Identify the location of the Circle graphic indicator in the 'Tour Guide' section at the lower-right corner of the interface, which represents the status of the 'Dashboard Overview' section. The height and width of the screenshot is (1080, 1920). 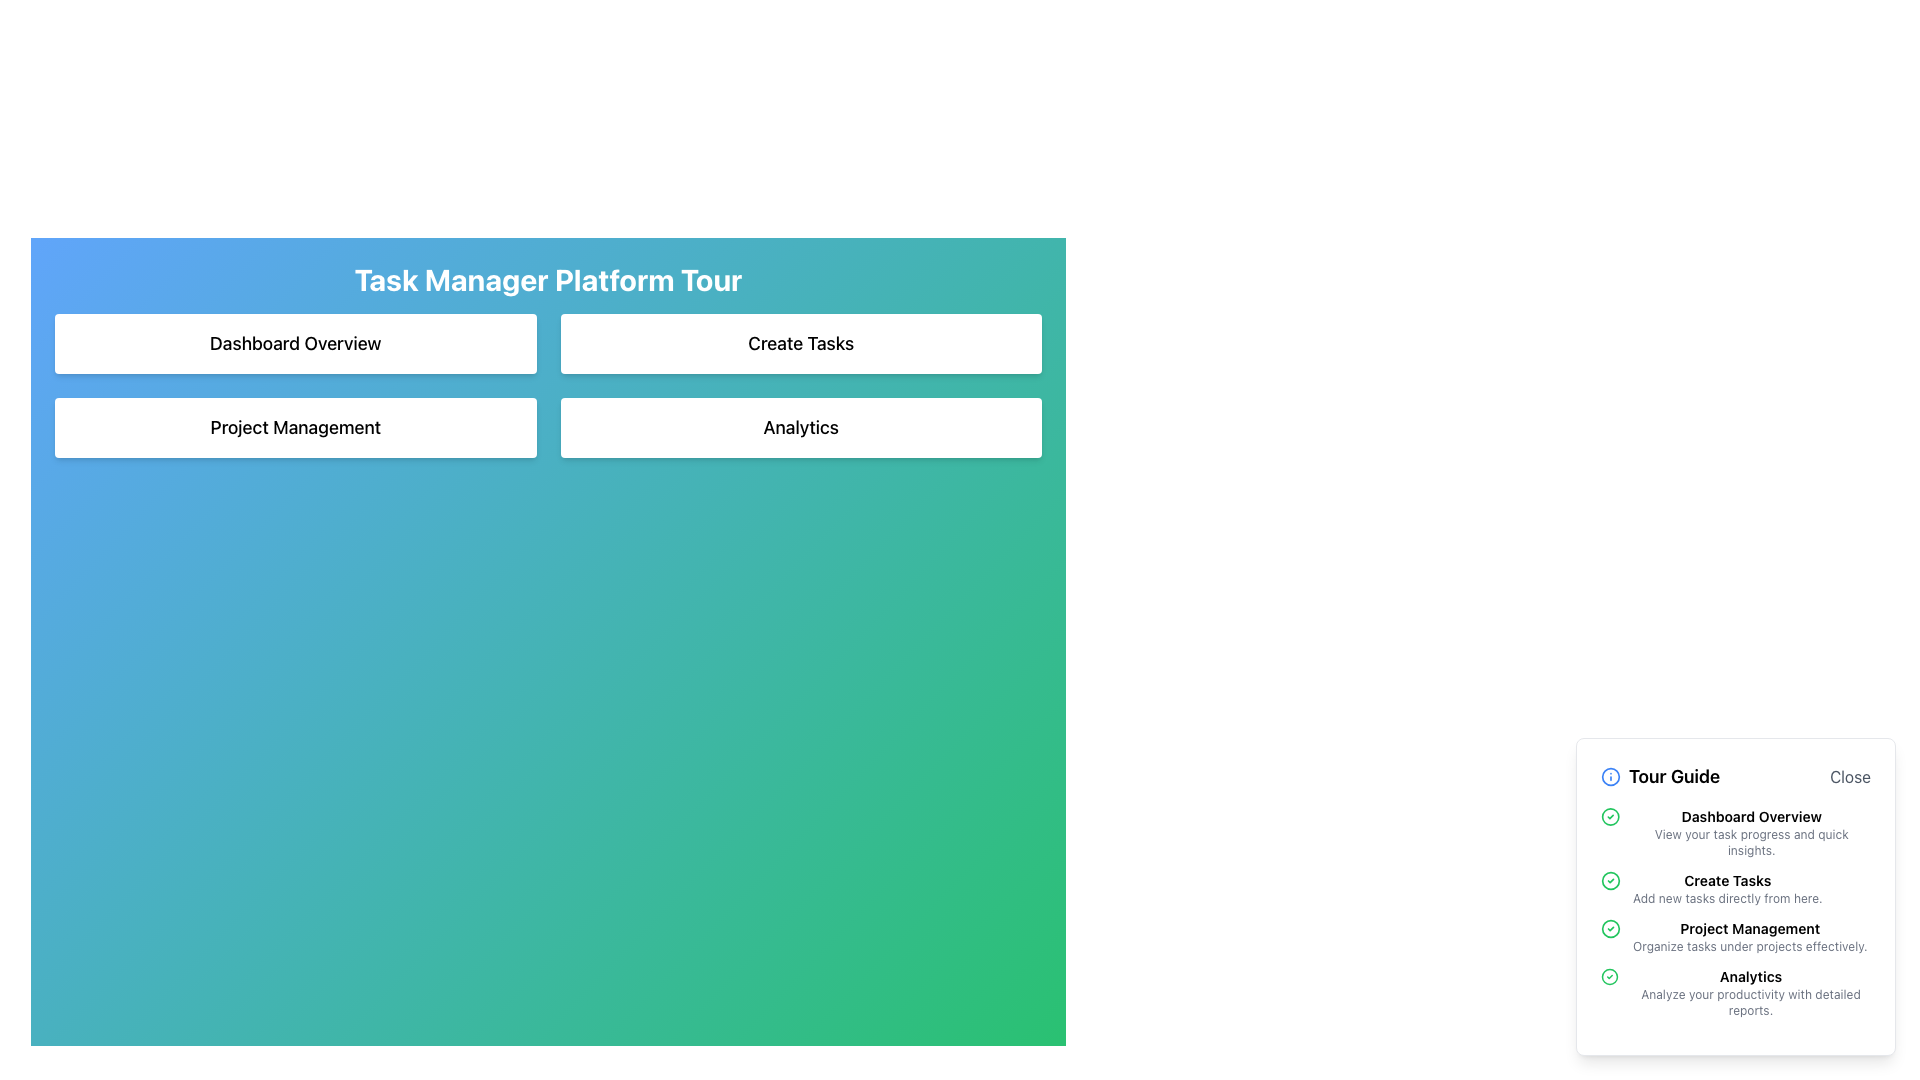
(1611, 879).